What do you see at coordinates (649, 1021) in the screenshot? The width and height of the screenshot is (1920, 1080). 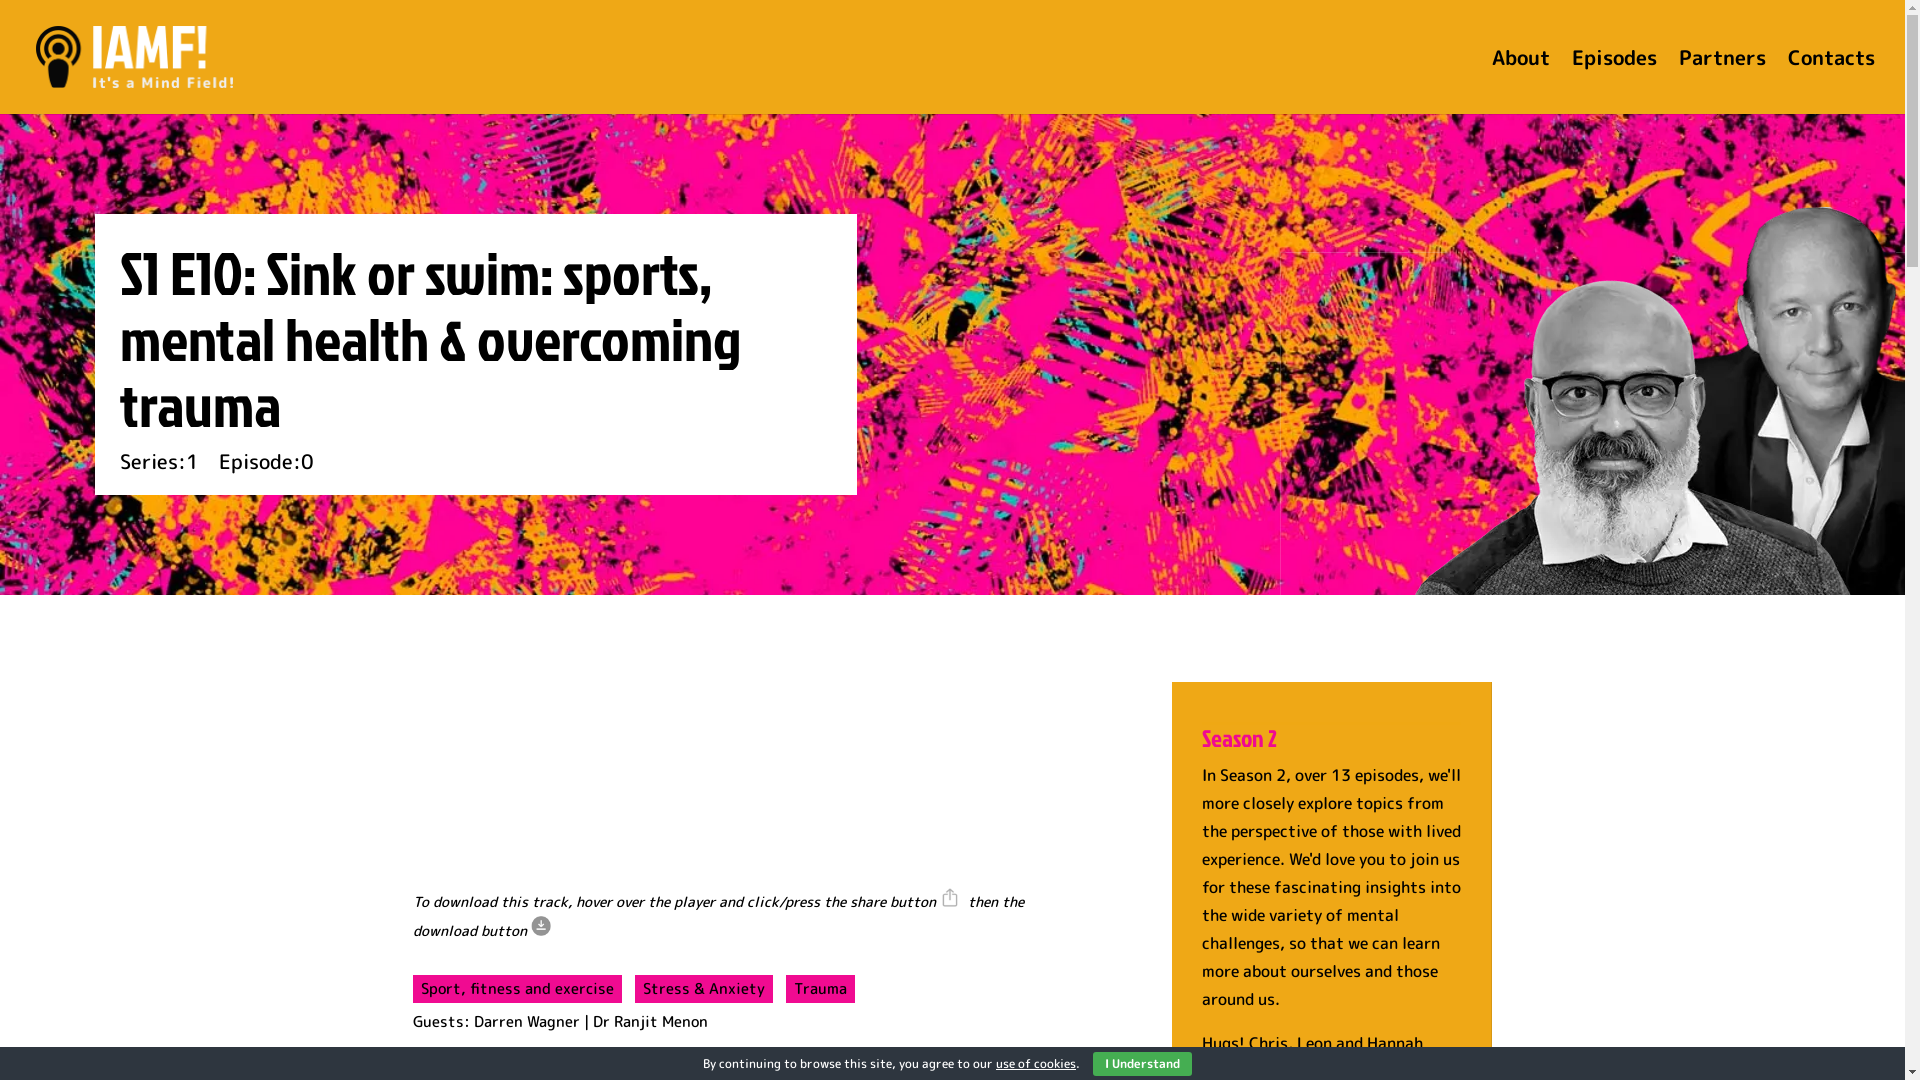 I see `'Dr Ranjit Menon'` at bounding box center [649, 1021].